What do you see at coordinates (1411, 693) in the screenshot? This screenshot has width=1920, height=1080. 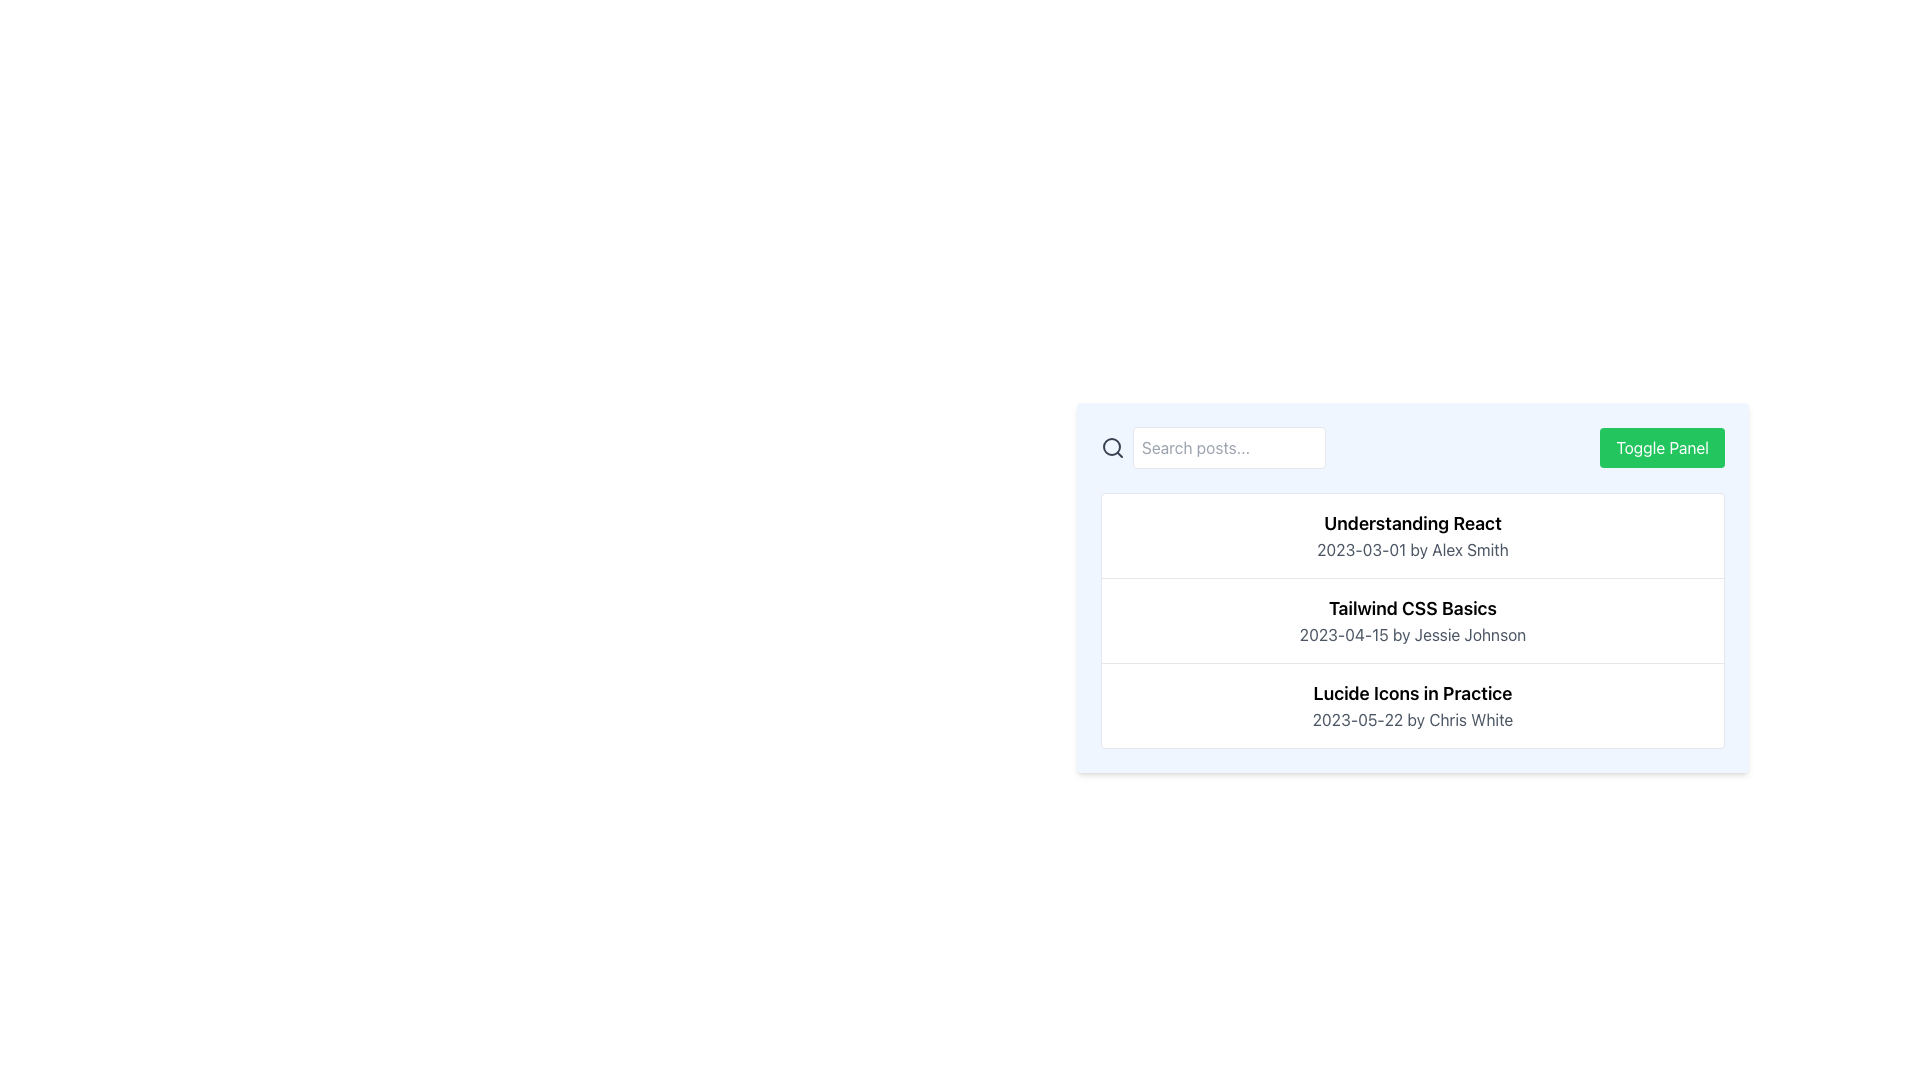 I see `the bold text heading 'Lucide Icons in Practice'` at bounding box center [1411, 693].